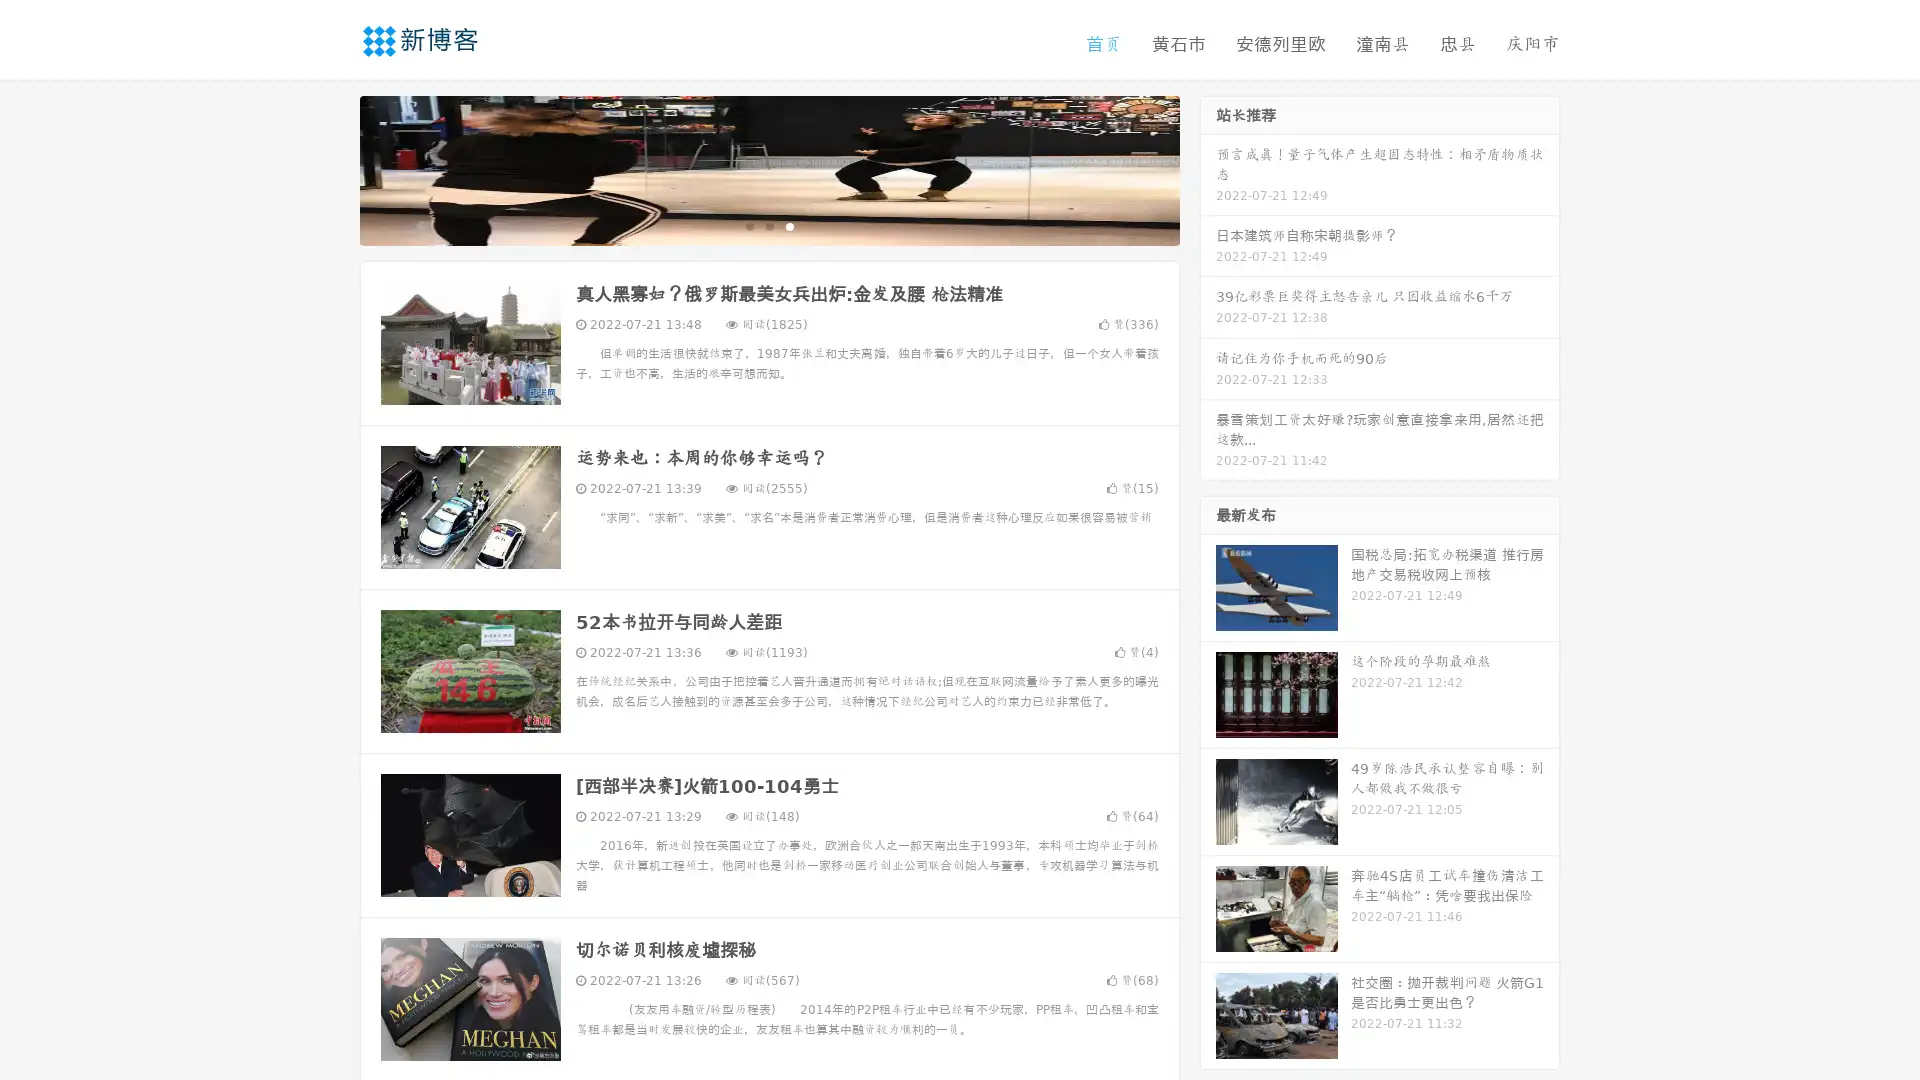  Describe the element at coordinates (330, 168) in the screenshot. I see `Previous slide` at that location.